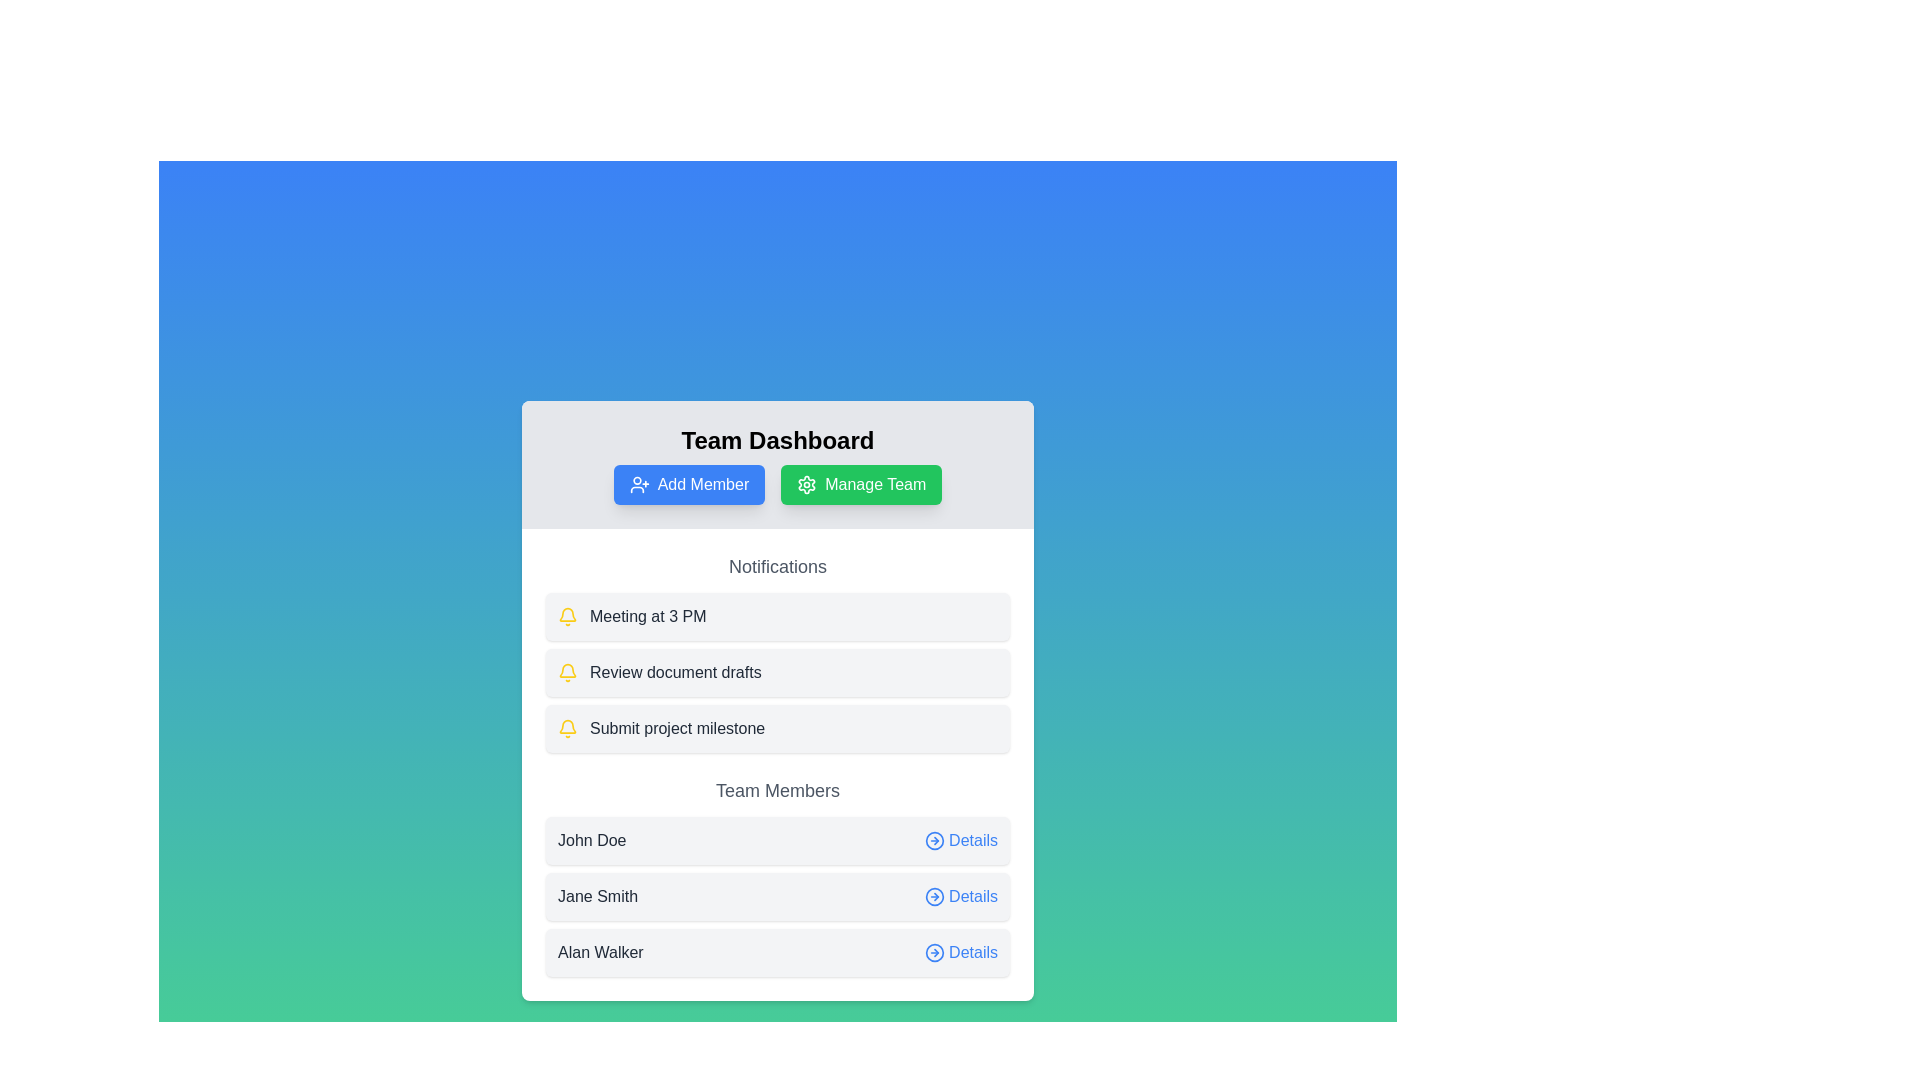 The width and height of the screenshot is (1920, 1080). What do you see at coordinates (934, 951) in the screenshot?
I see `the icon located to the right of the 'Alan Walker' member row in the 'Team Members' section of the dashboard to trigger a tooltip, if implemented` at bounding box center [934, 951].